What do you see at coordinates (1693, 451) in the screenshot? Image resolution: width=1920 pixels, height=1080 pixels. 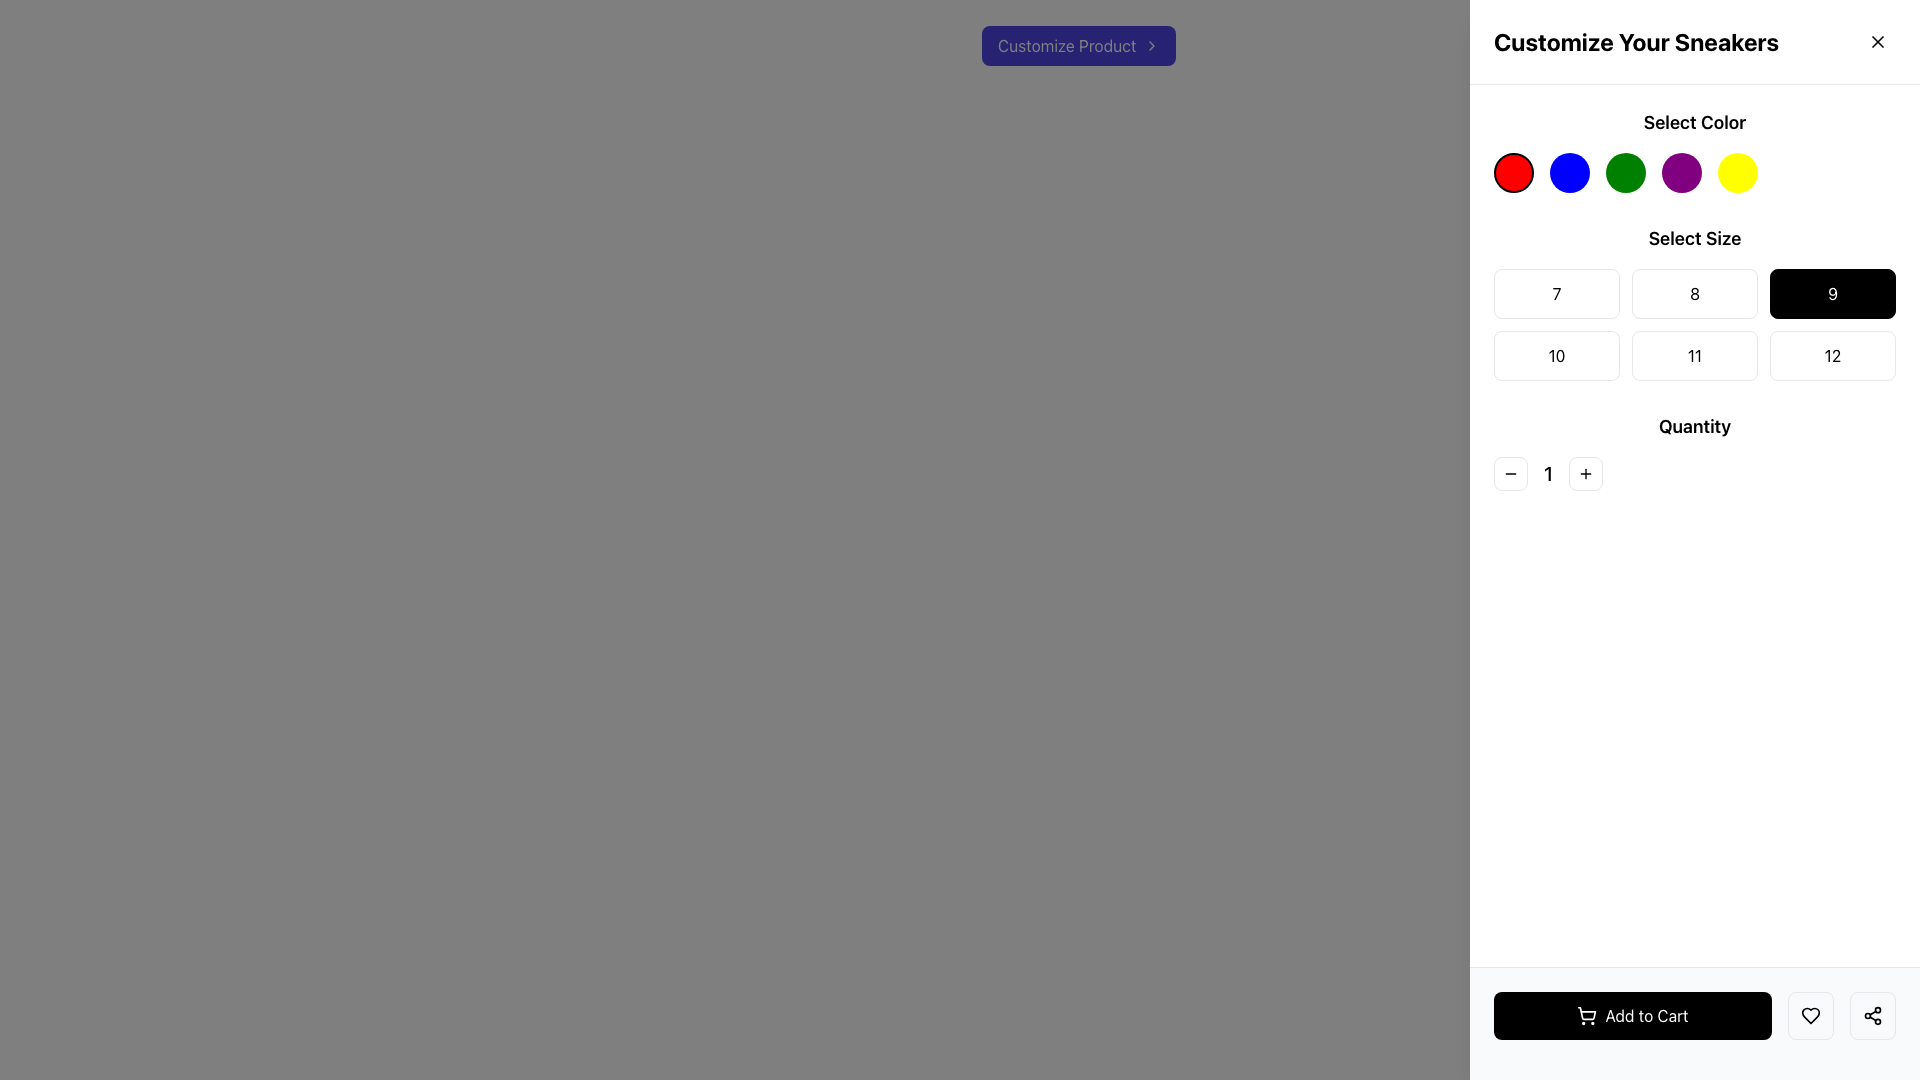 I see `the decrement button of the Interactive quantity selector located in the 'Quantity' section below 'Select Size' to decrease the quantity` at bounding box center [1693, 451].